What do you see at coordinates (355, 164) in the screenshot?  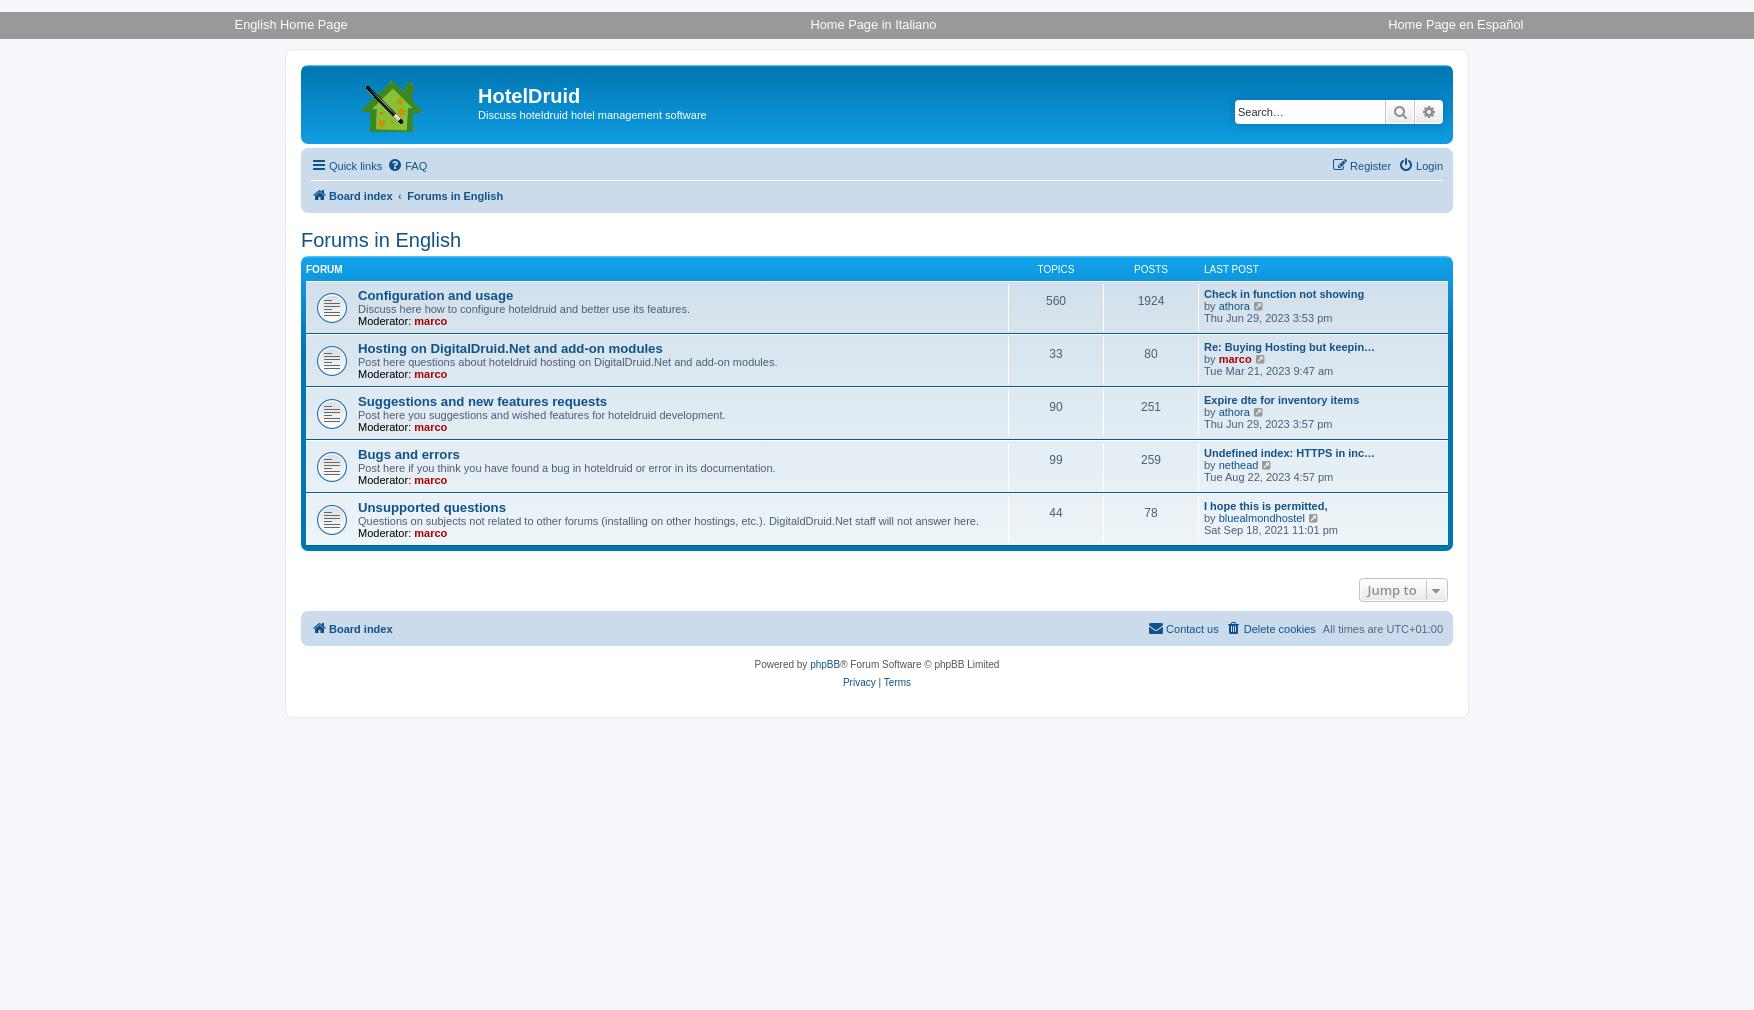 I see `'Quick links'` at bounding box center [355, 164].